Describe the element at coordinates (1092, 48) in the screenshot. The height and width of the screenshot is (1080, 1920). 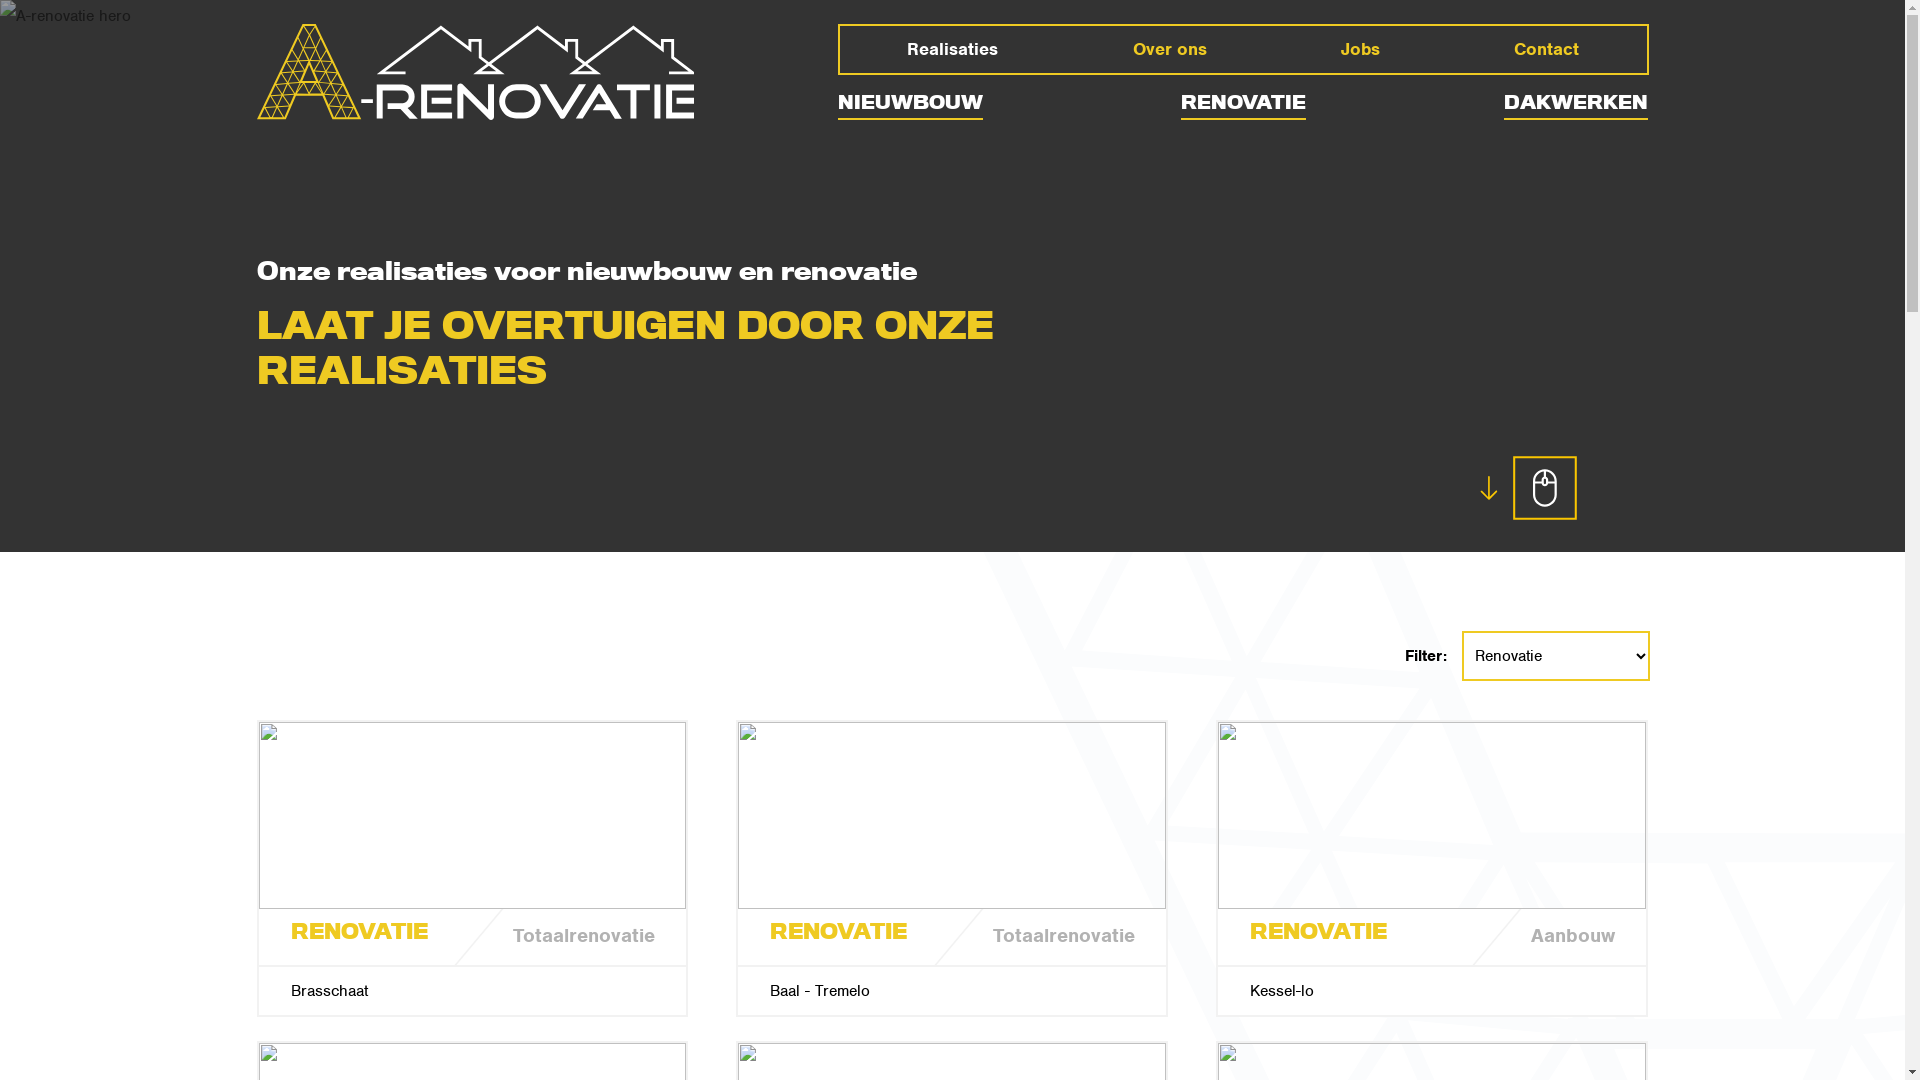
I see `'Over ons'` at that location.